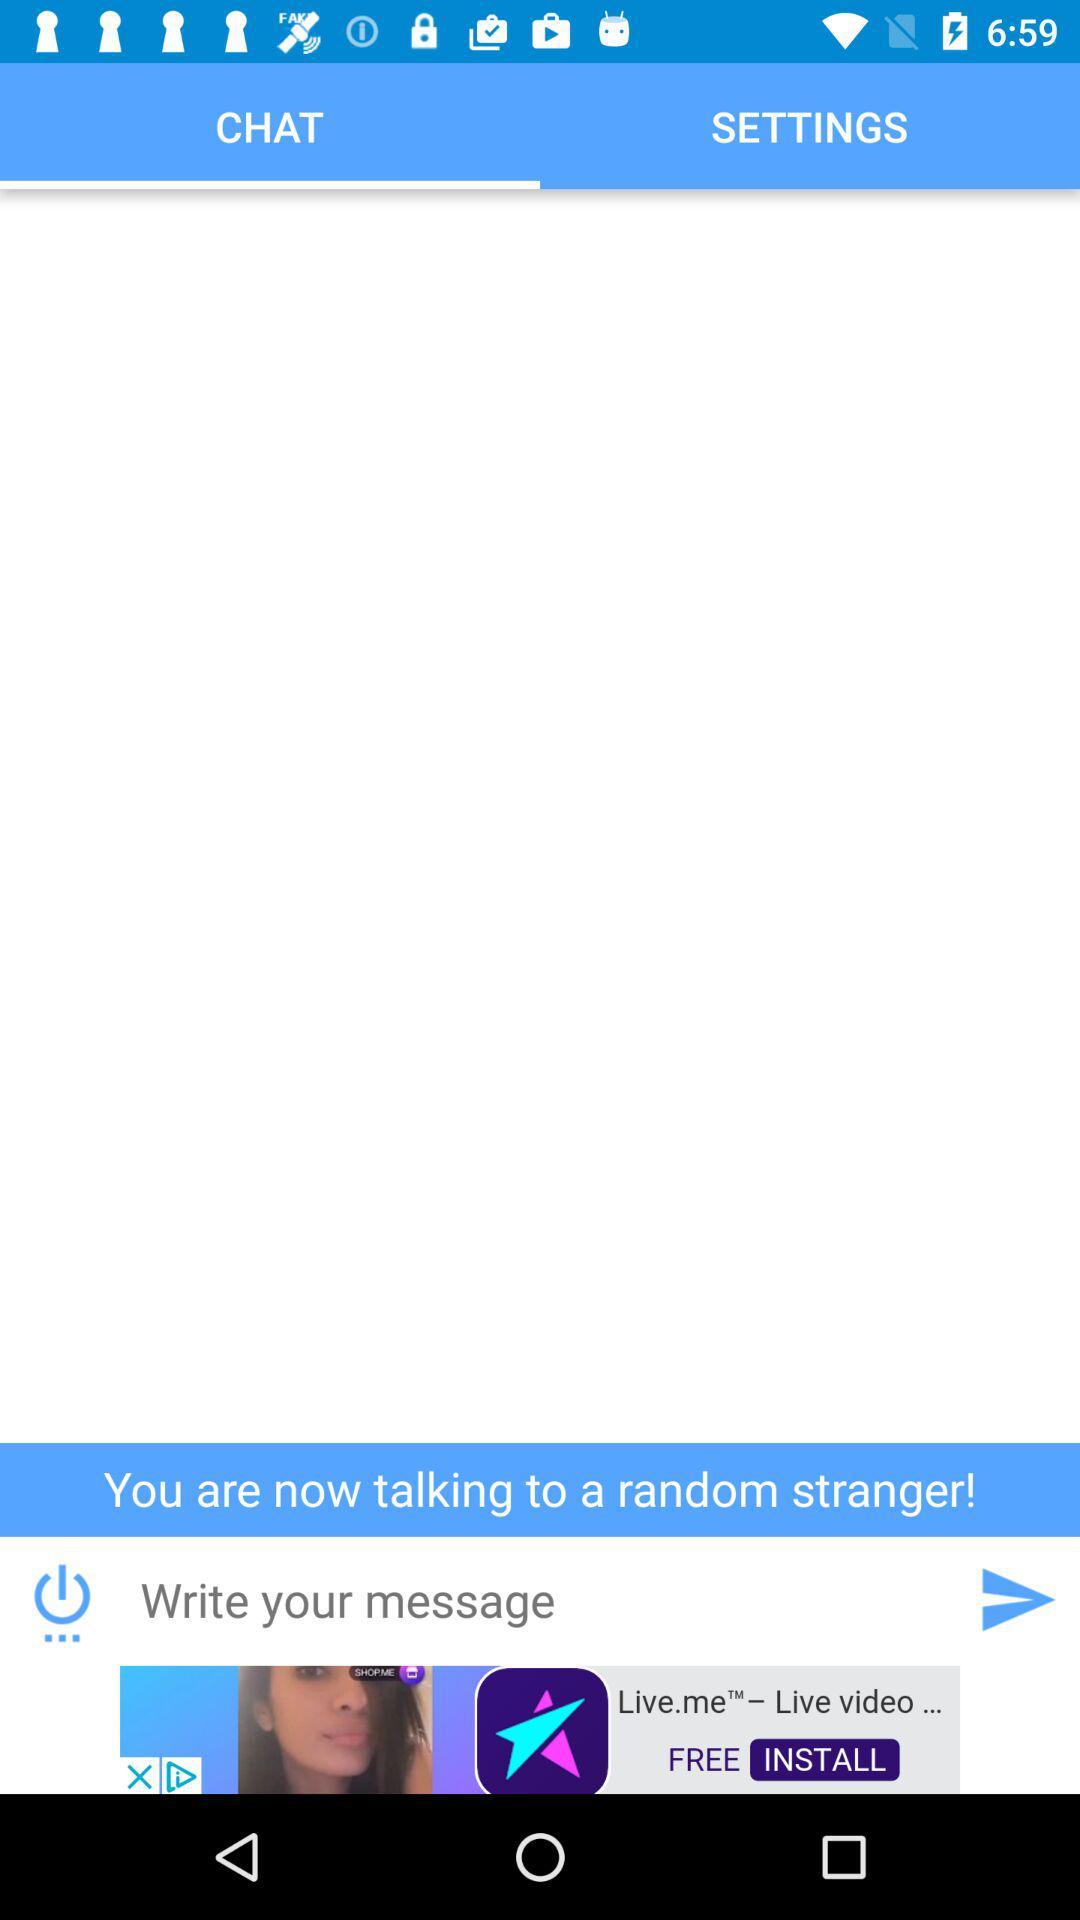  What do you see at coordinates (1017, 1598) in the screenshot?
I see `next` at bounding box center [1017, 1598].